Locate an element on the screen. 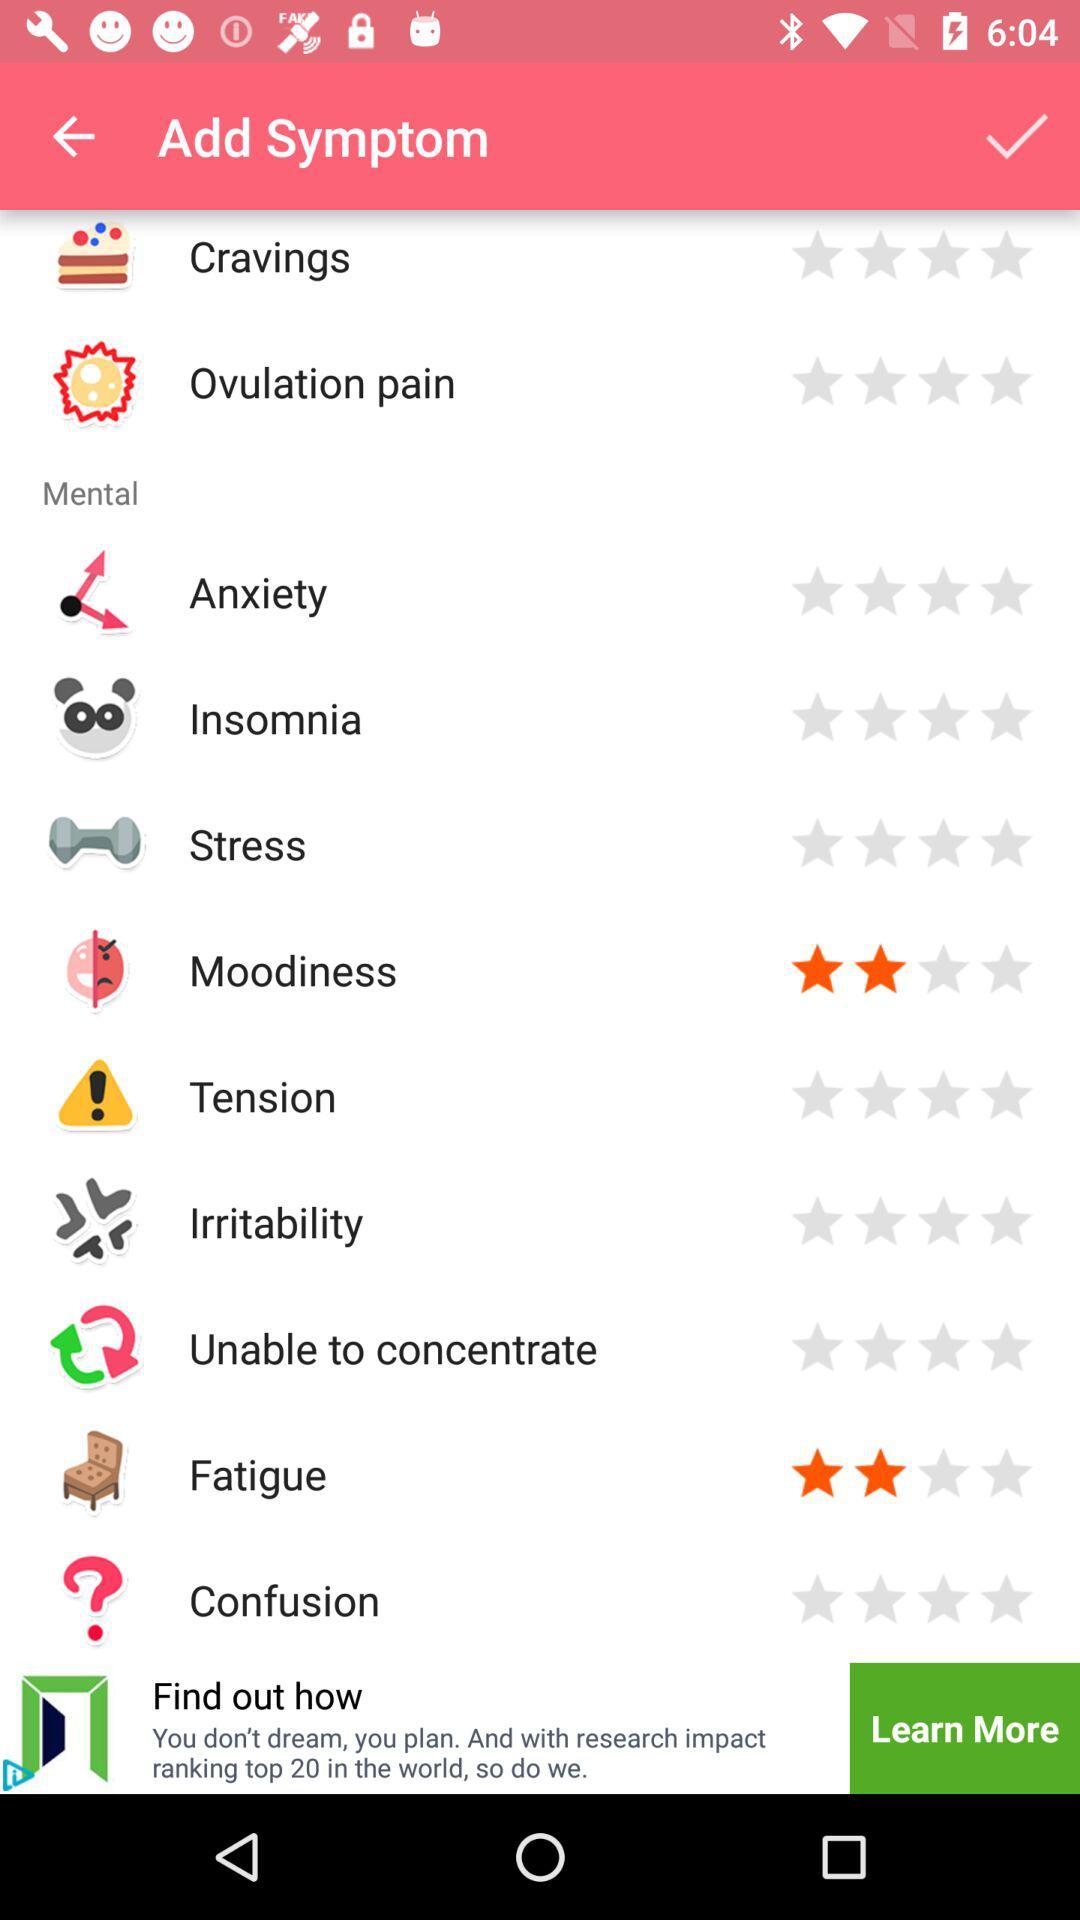  rate pain is located at coordinates (1006, 381).